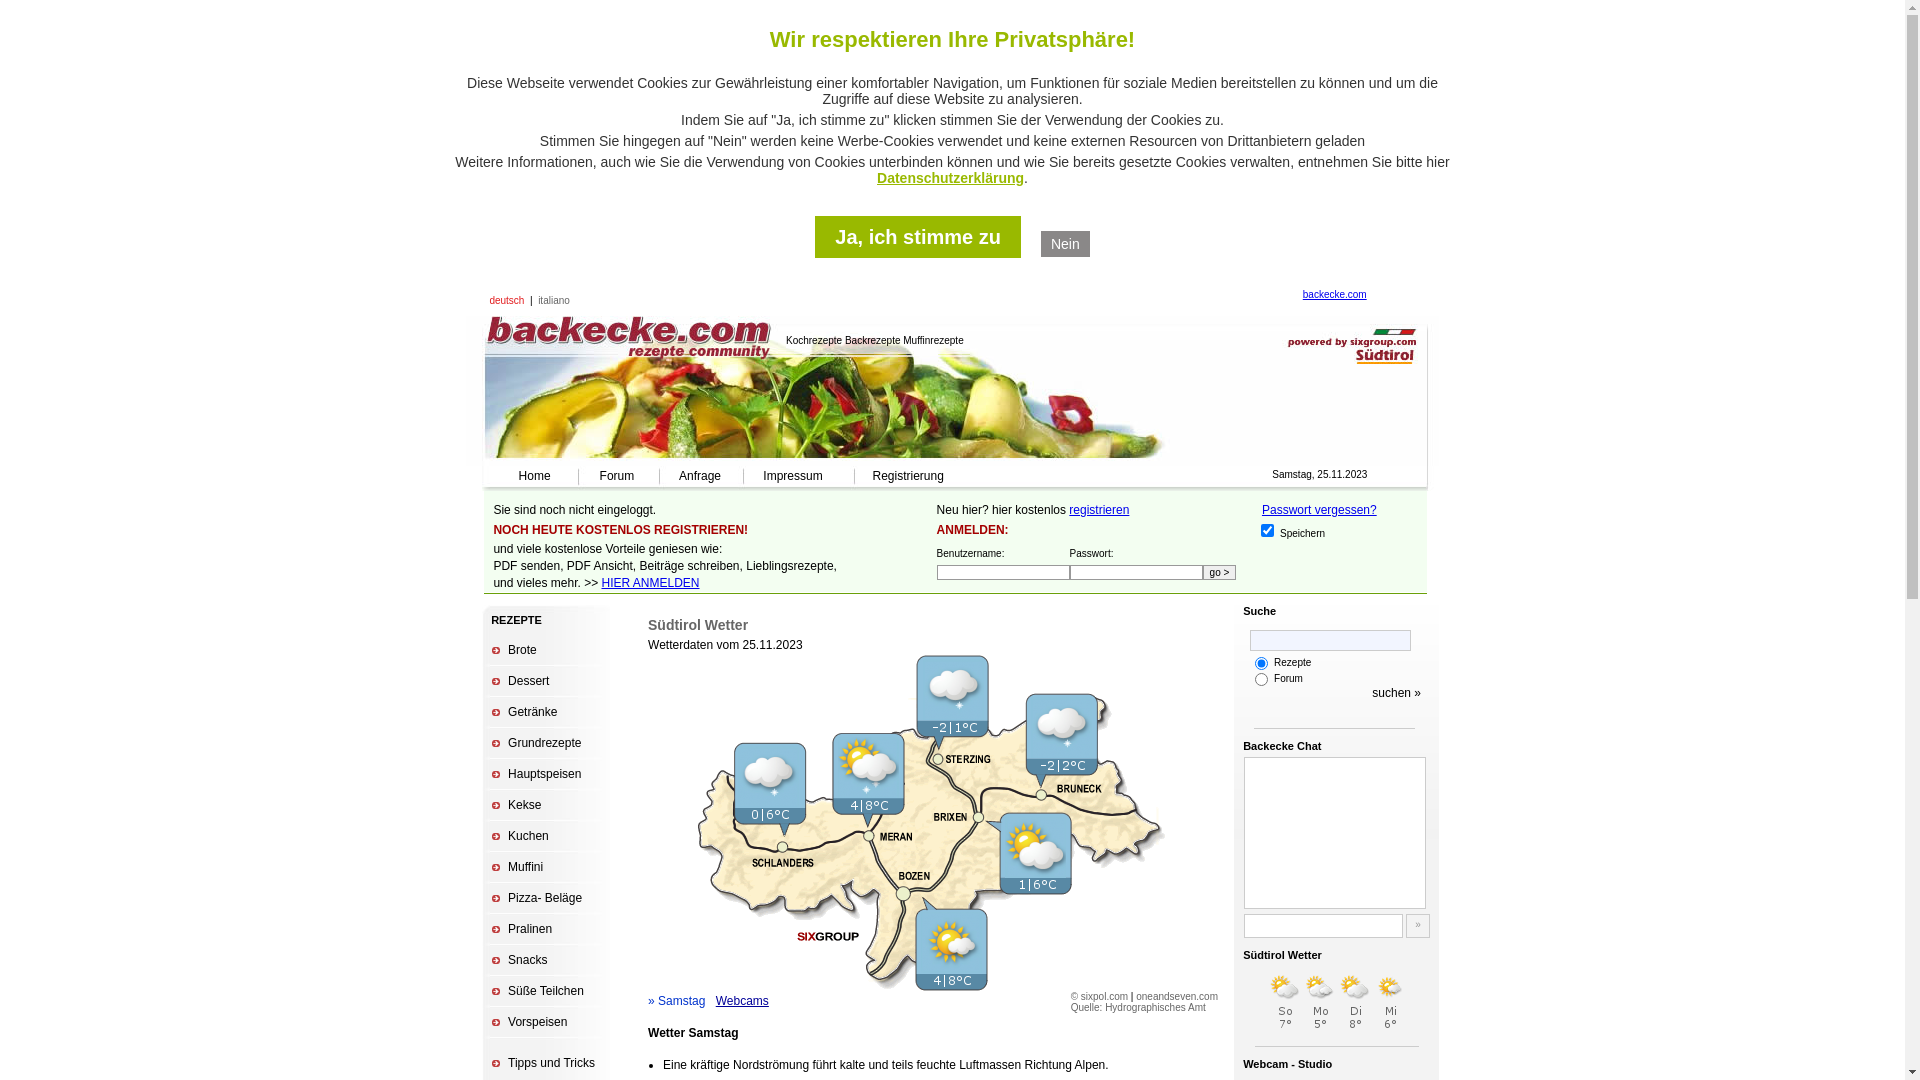 The width and height of the screenshot is (1920, 1080). Describe the element at coordinates (815, 235) in the screenshot. I see `'Ja, ich stimme zu'` at that location.